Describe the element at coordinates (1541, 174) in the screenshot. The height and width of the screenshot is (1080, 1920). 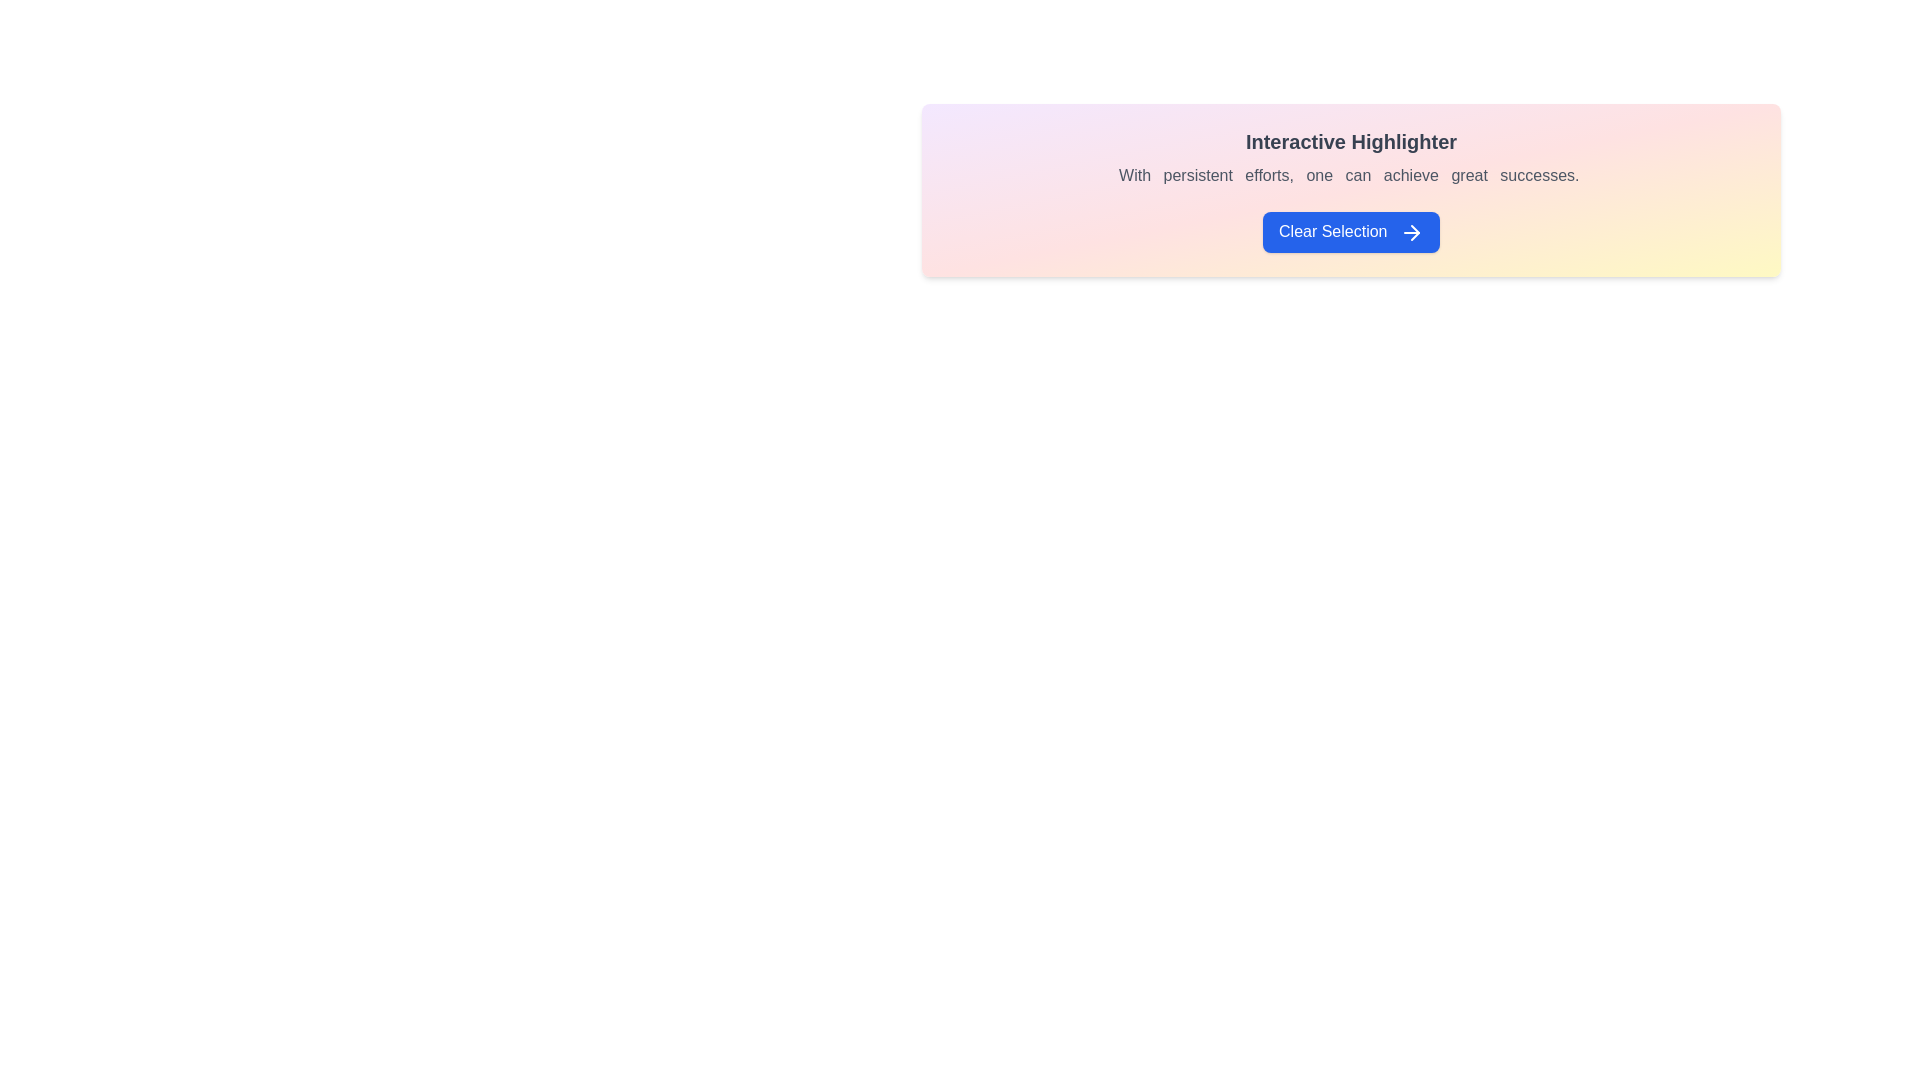
I see `the clickable text block displaying the word 'successes.'` at that location.